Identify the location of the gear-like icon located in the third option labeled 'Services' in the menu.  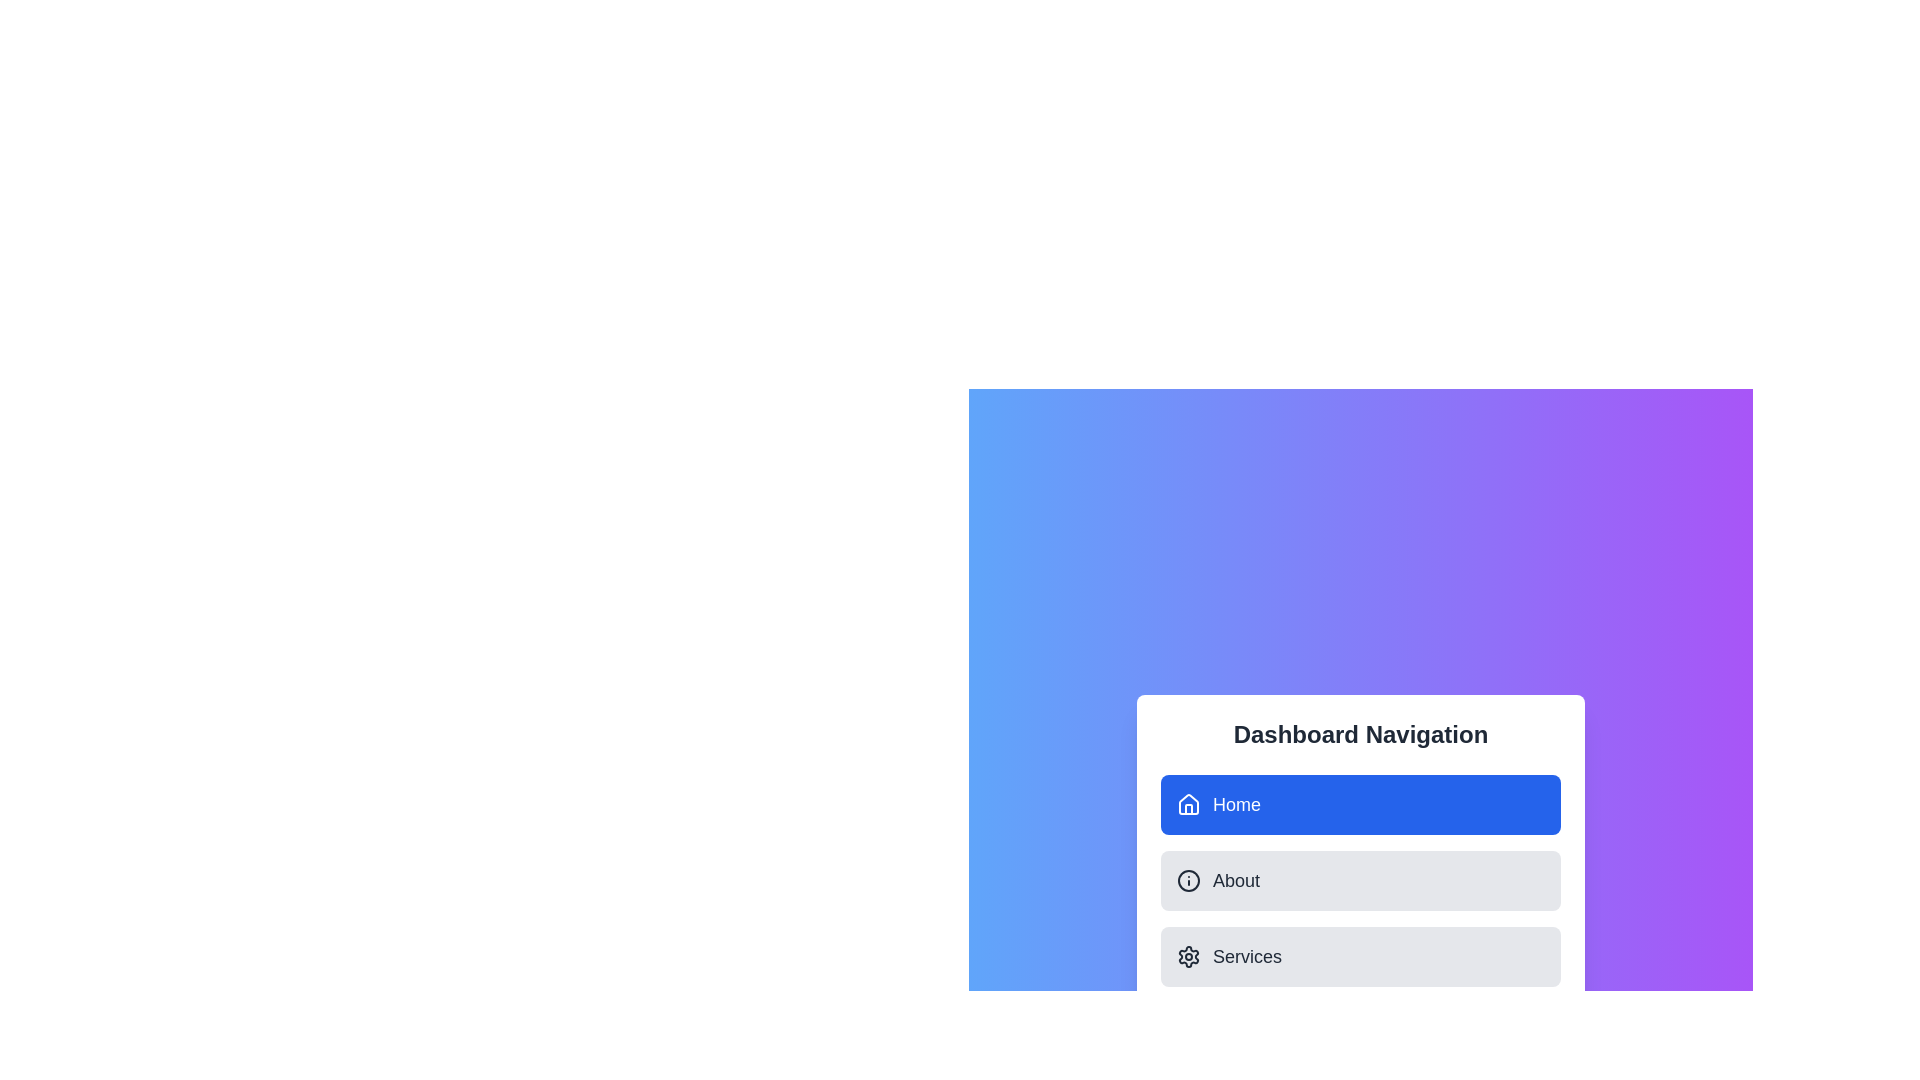
(1189, 955).